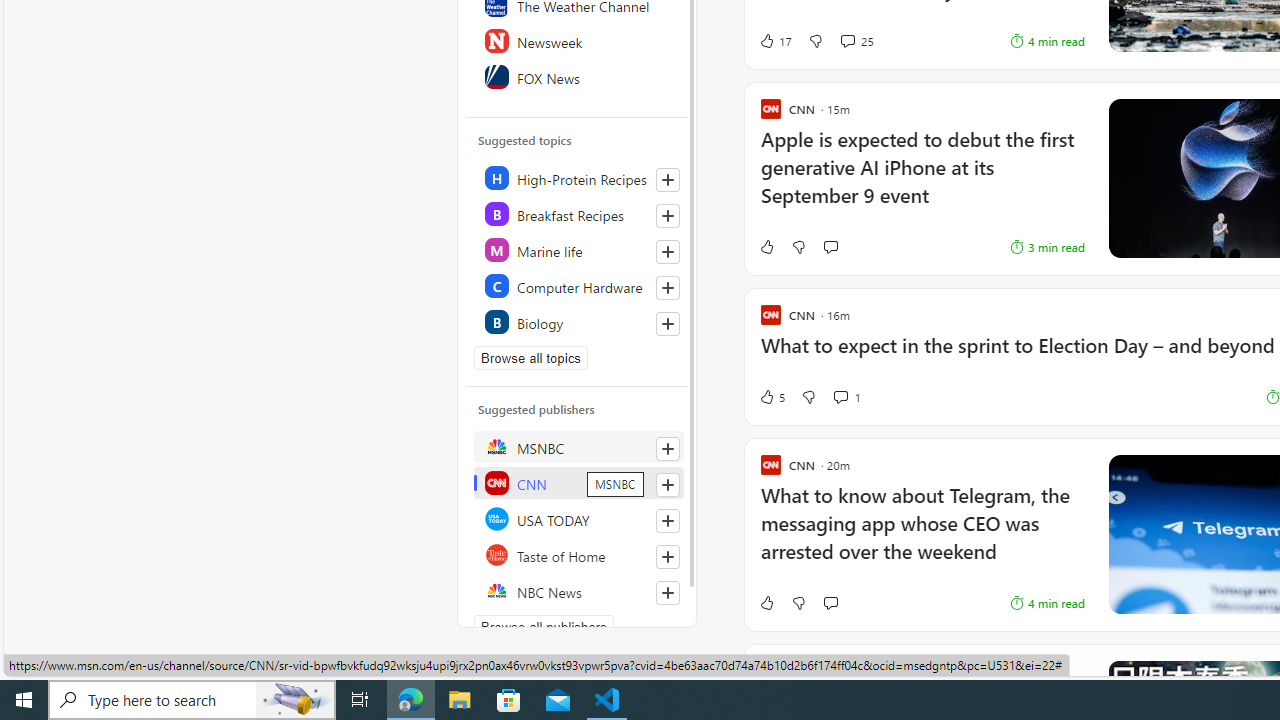 This screenshot has height=720, width=1280. I want to click on 'NBC News', so click(577, 590).